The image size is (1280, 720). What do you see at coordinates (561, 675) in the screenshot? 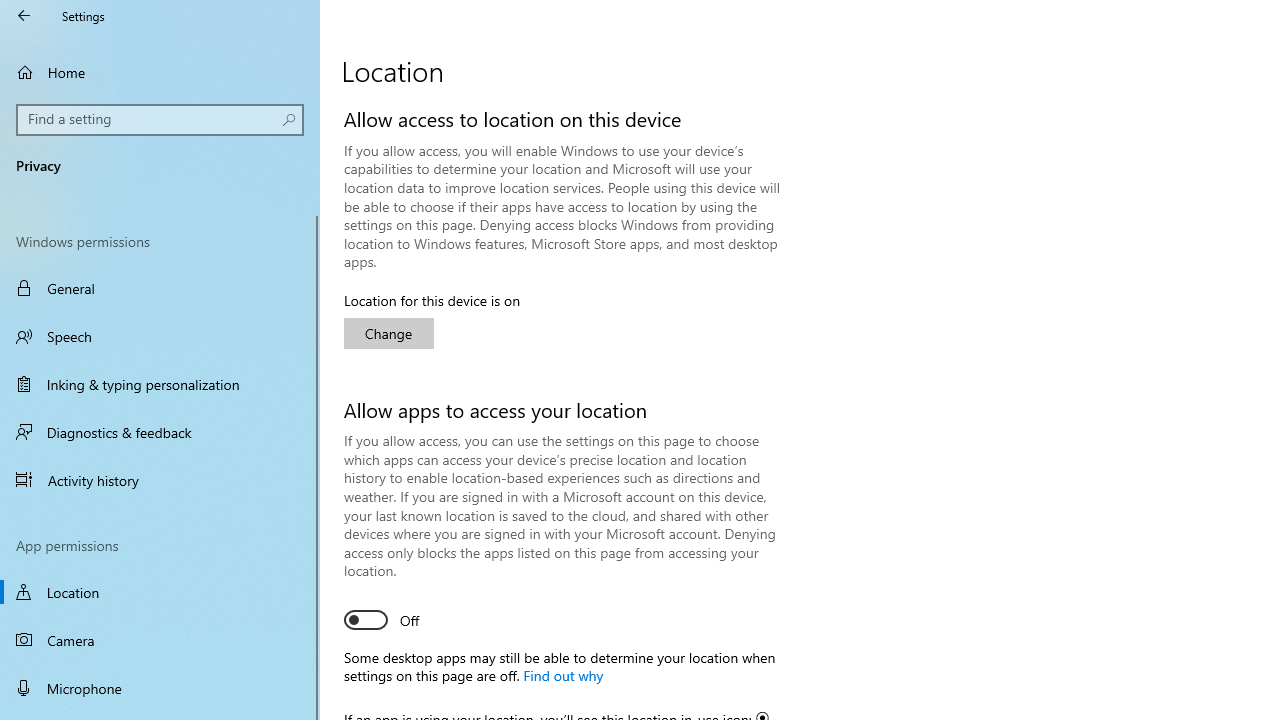
I see `'Find out why'` at bounding box center [561, 675].